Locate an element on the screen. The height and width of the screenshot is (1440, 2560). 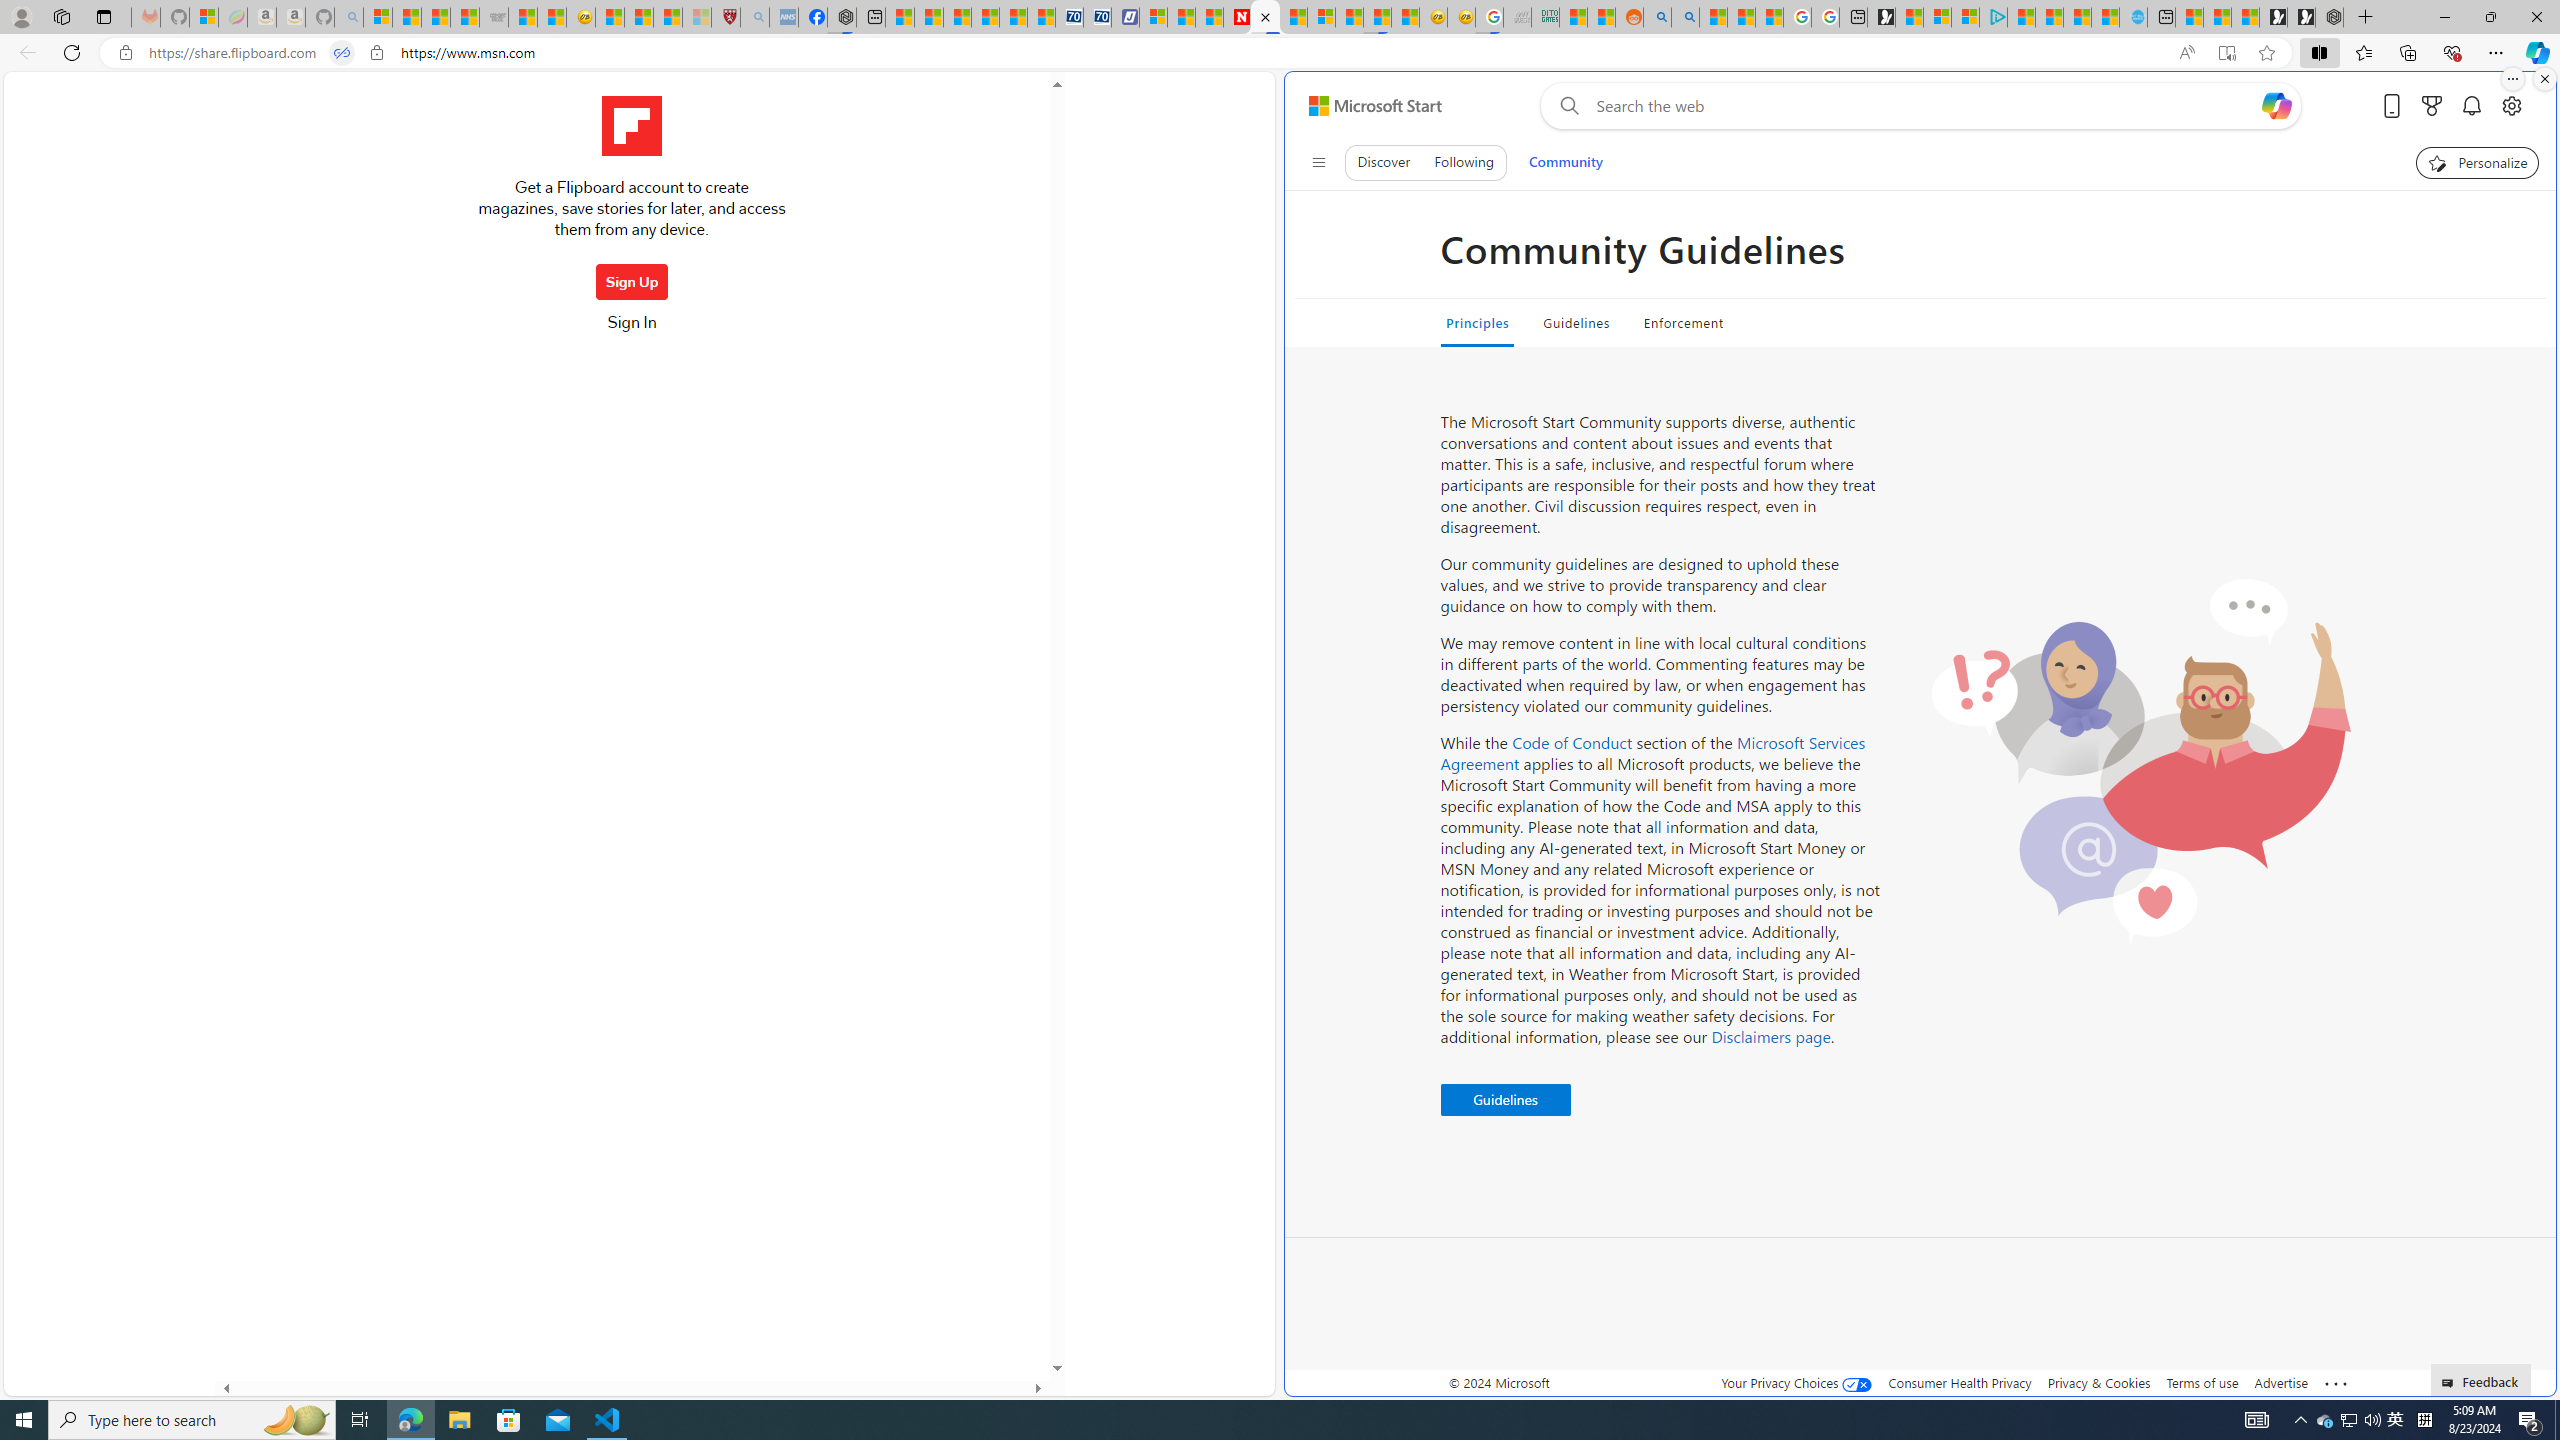
'Class: oneFooter_seeMore-DS-EntryPoint1-1' is located at coordinates (2335, 1382).